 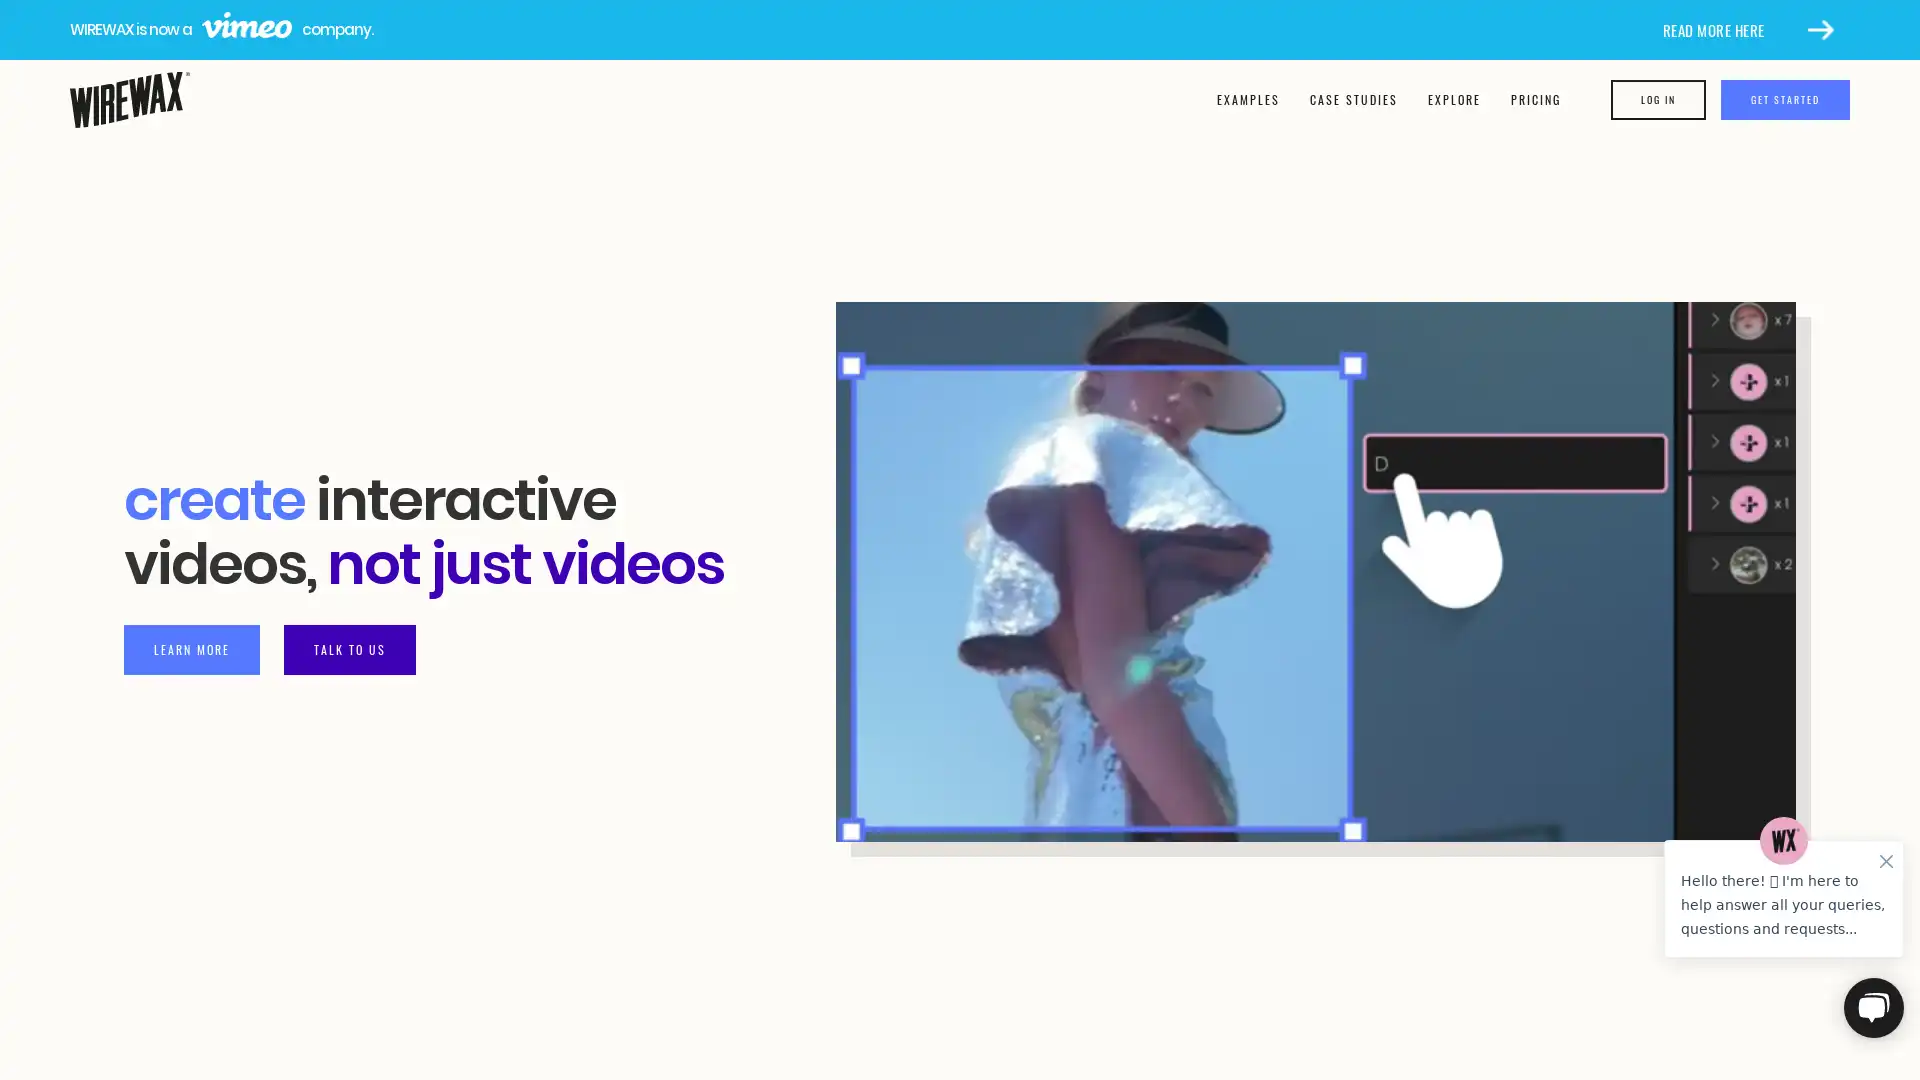 I want to click on GET STARTED, so click(x=1785, y=100).